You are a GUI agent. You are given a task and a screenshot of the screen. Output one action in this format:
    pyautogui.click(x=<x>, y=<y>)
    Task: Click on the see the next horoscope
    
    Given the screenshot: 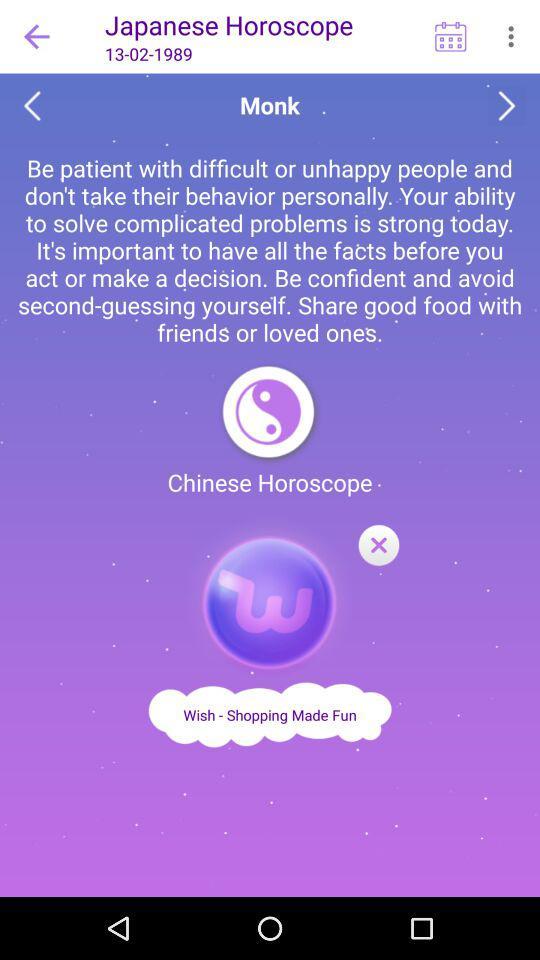 What is the action you would take?
    pyautogui.click(x=507, y=106)
    